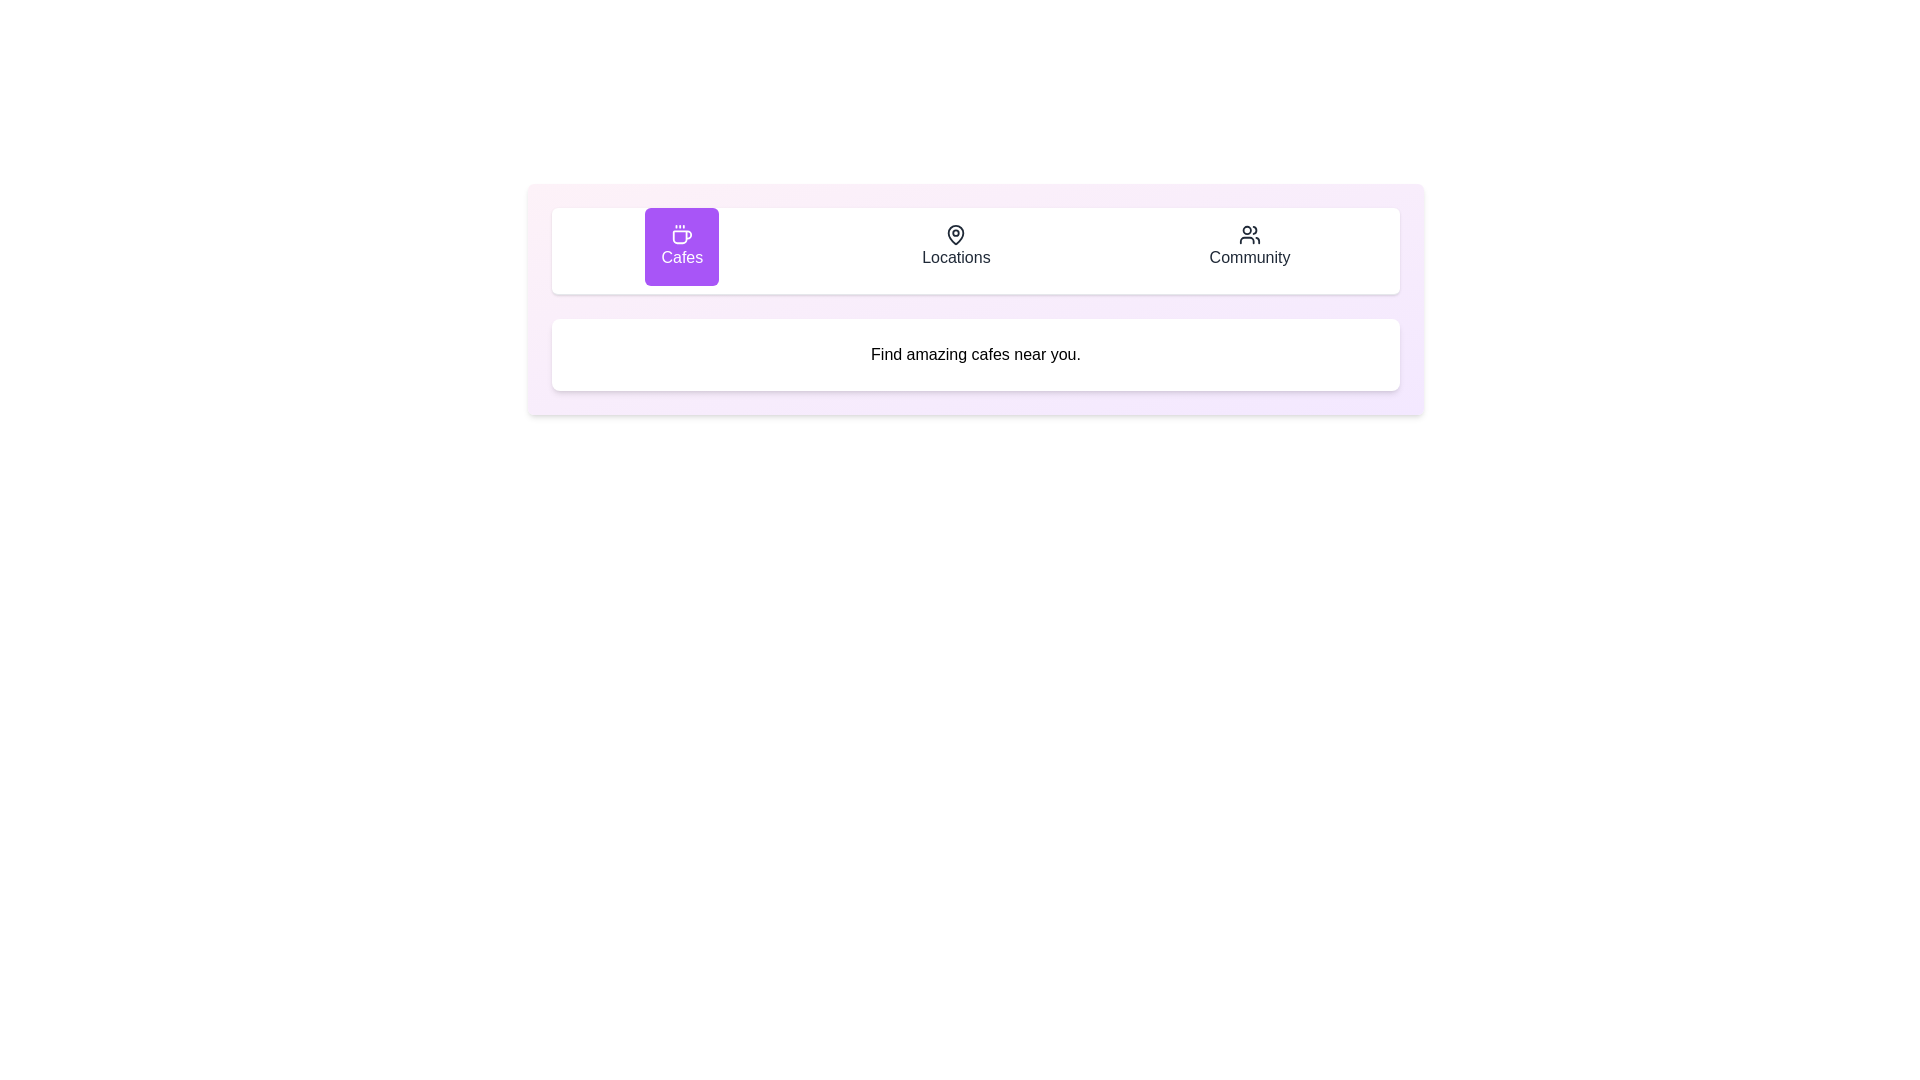  I want to click on the 'Community' icon located at the top-right section of the menu bar for navigation, so click(1248, 234).